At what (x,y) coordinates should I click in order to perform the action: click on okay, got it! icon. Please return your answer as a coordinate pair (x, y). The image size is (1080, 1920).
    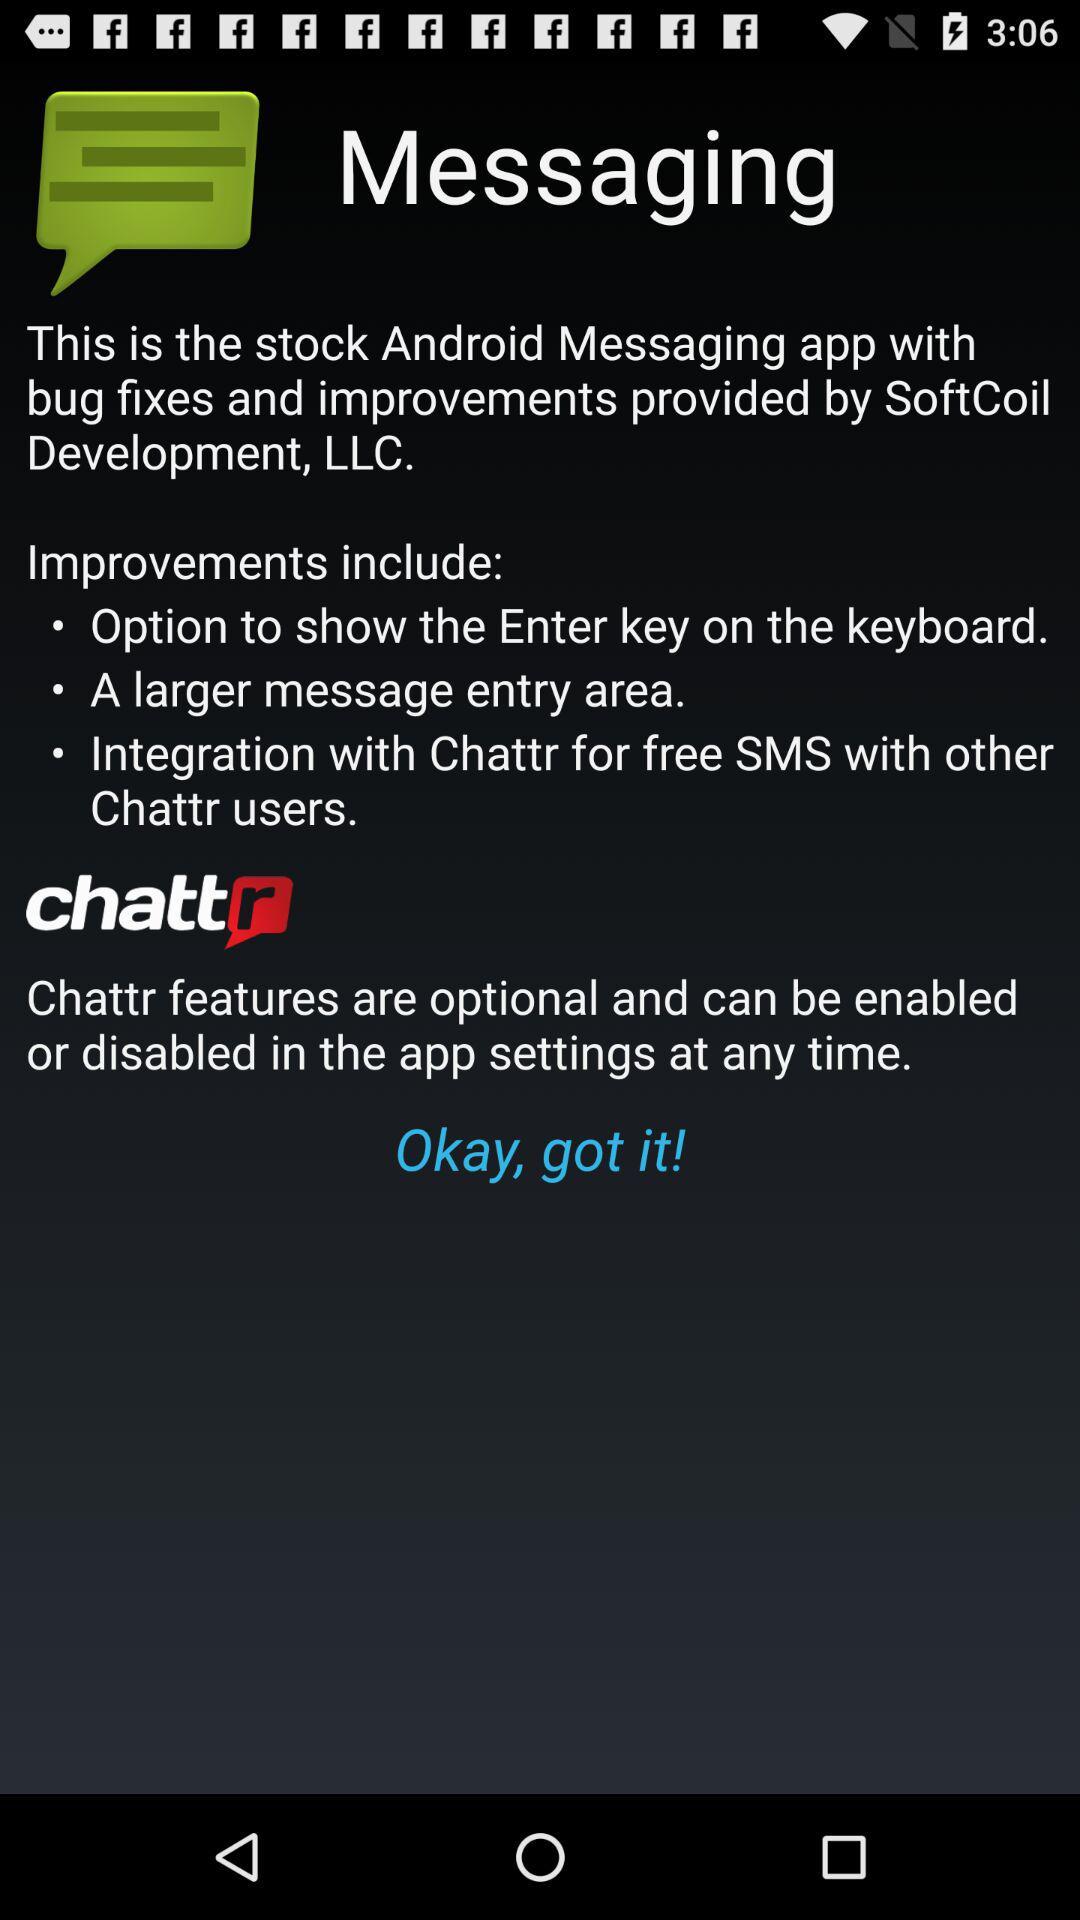
    Looking at the image, I should click on (540, 1147).